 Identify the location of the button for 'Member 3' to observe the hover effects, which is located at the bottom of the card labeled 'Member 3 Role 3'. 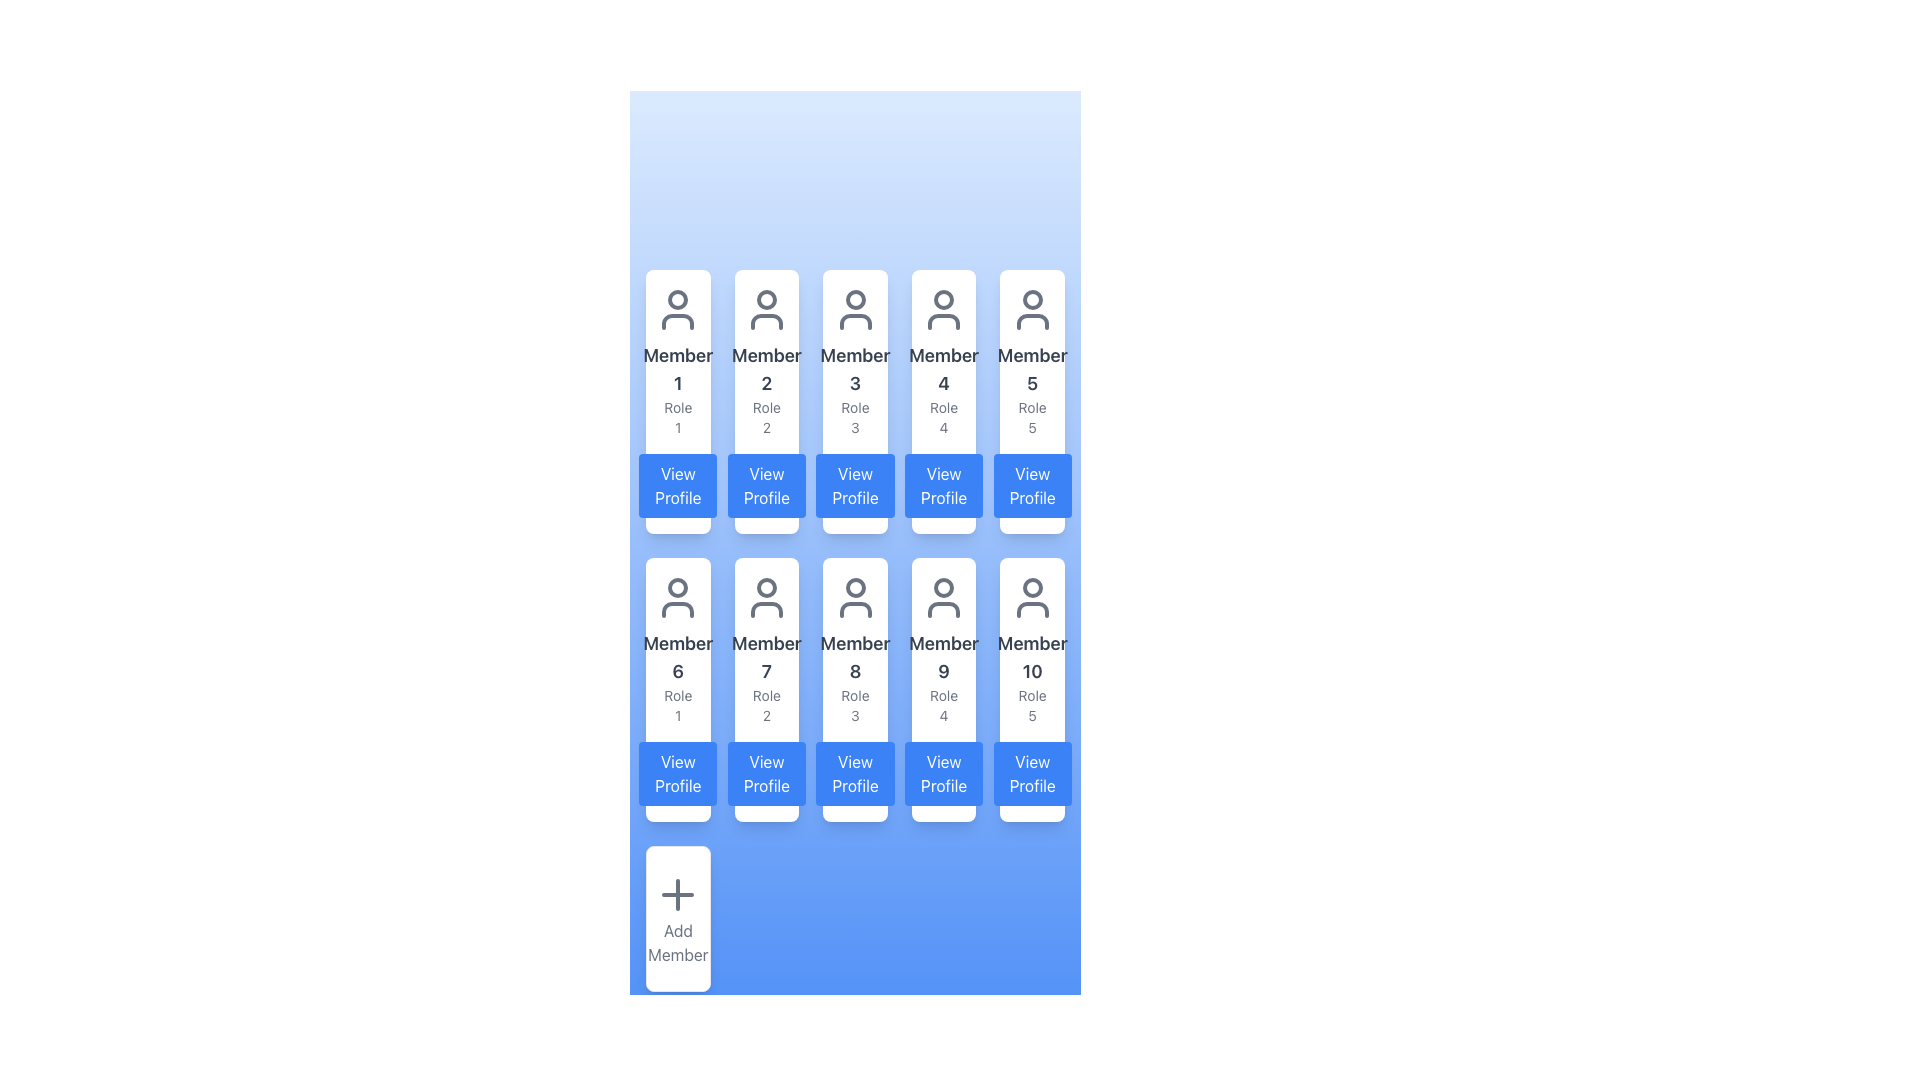
(855, 486).